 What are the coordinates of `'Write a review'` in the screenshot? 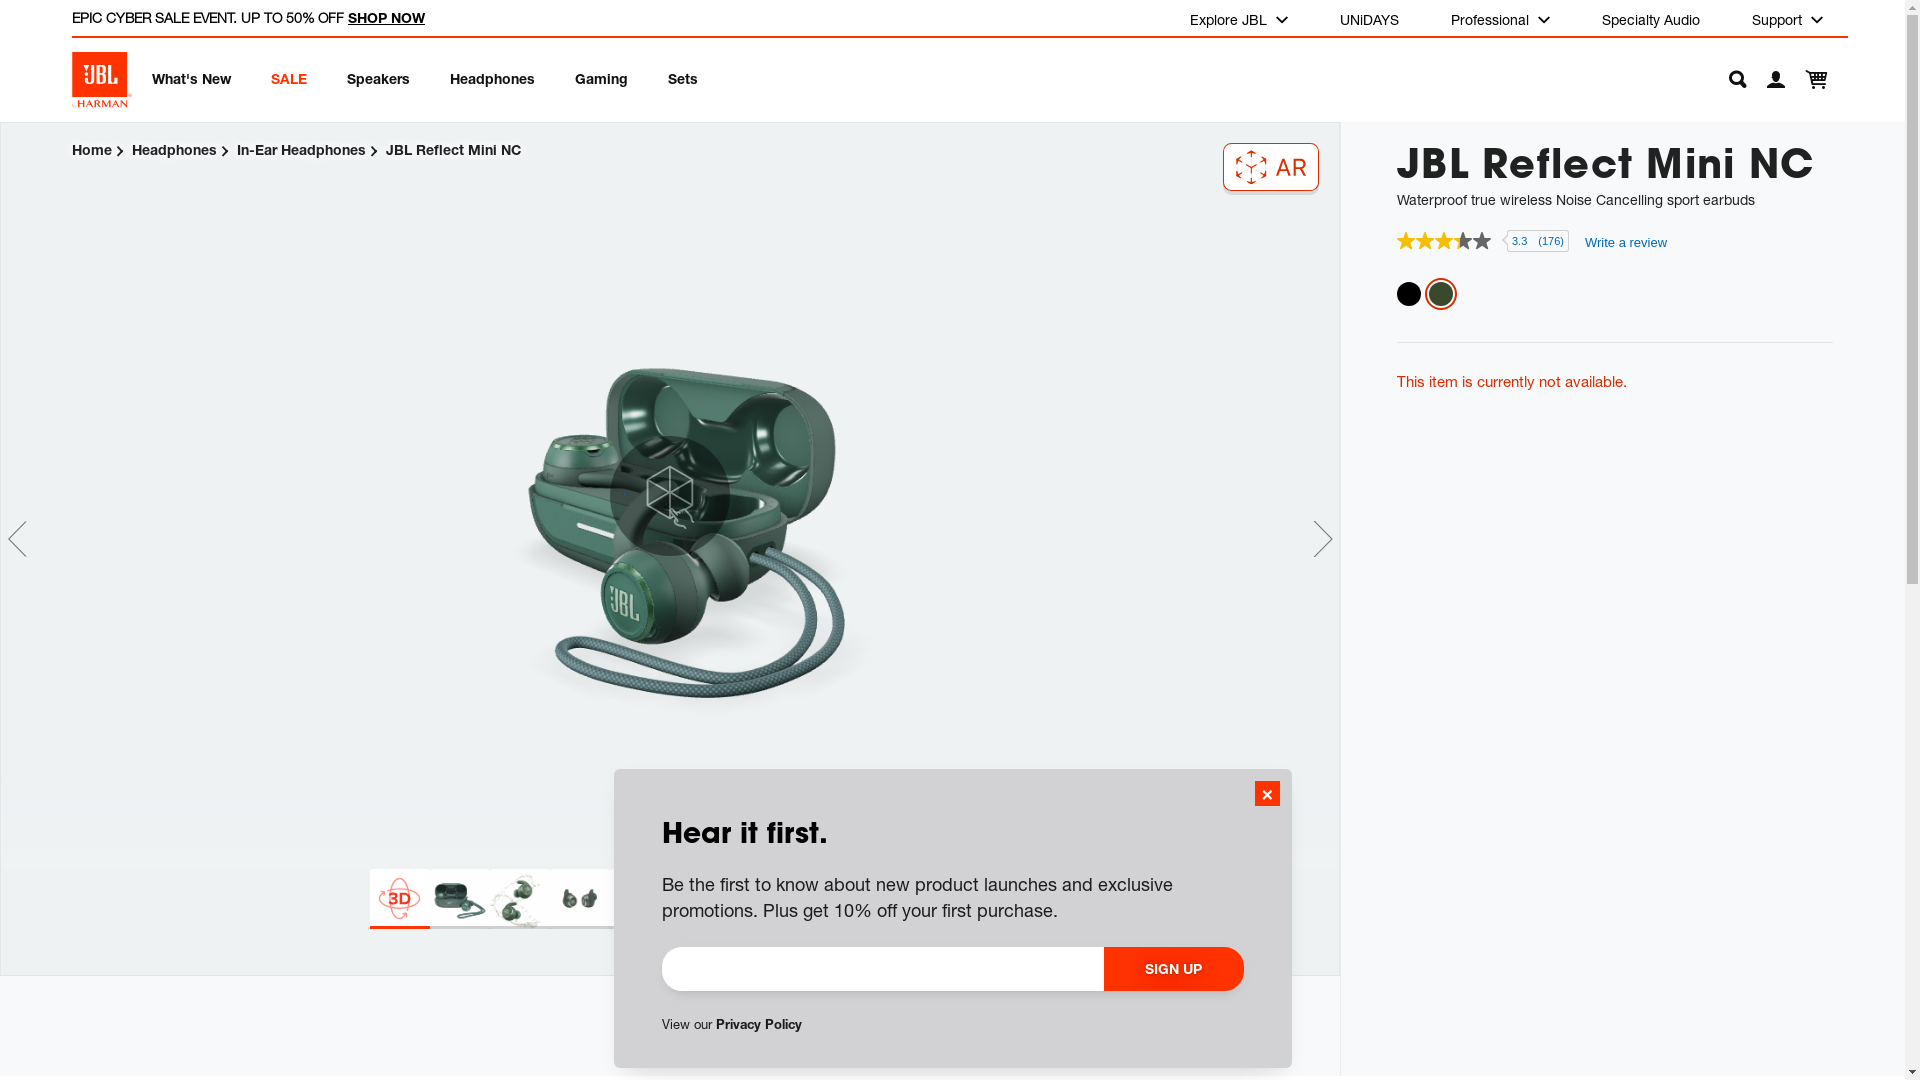 It's located at (1626, 241).